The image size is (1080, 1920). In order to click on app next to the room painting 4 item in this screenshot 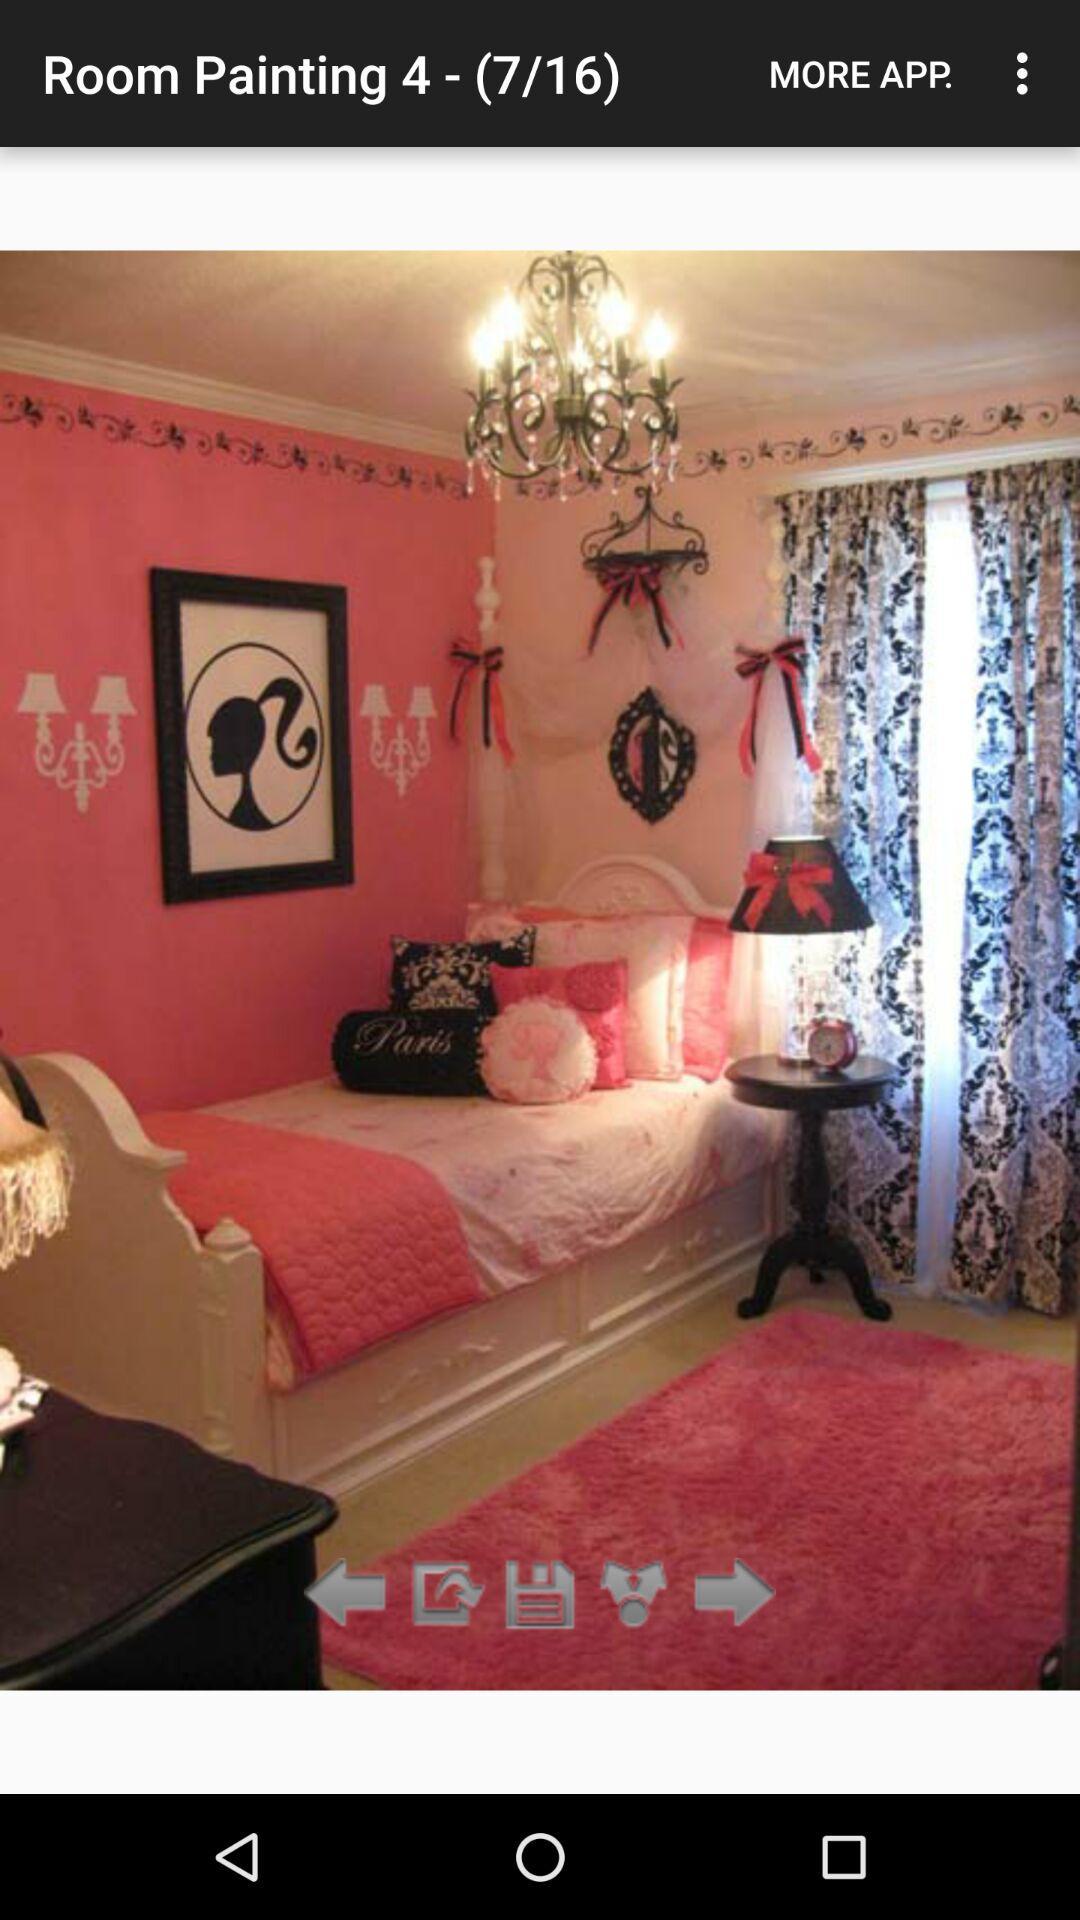, I will do `click(860, 73)`.